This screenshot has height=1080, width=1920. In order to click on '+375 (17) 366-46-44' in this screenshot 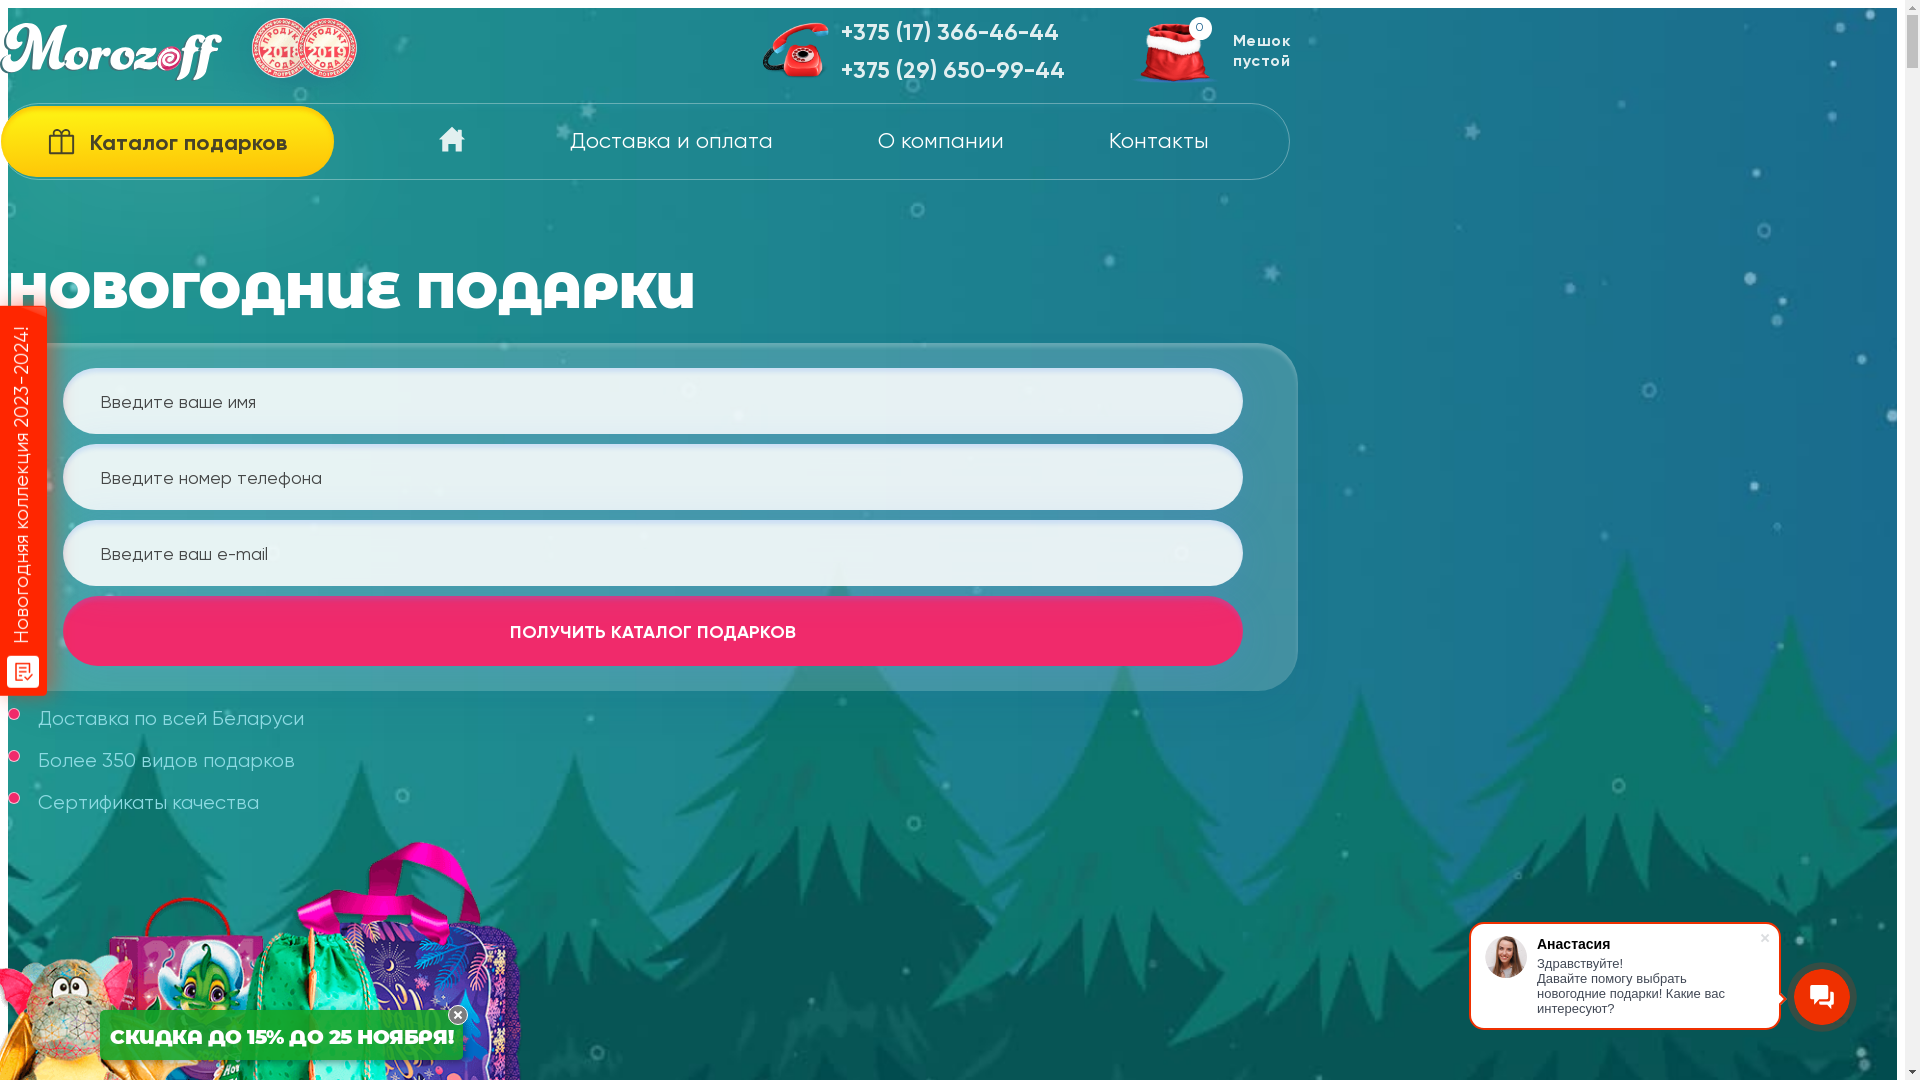, I will do `click(952, 33)`.